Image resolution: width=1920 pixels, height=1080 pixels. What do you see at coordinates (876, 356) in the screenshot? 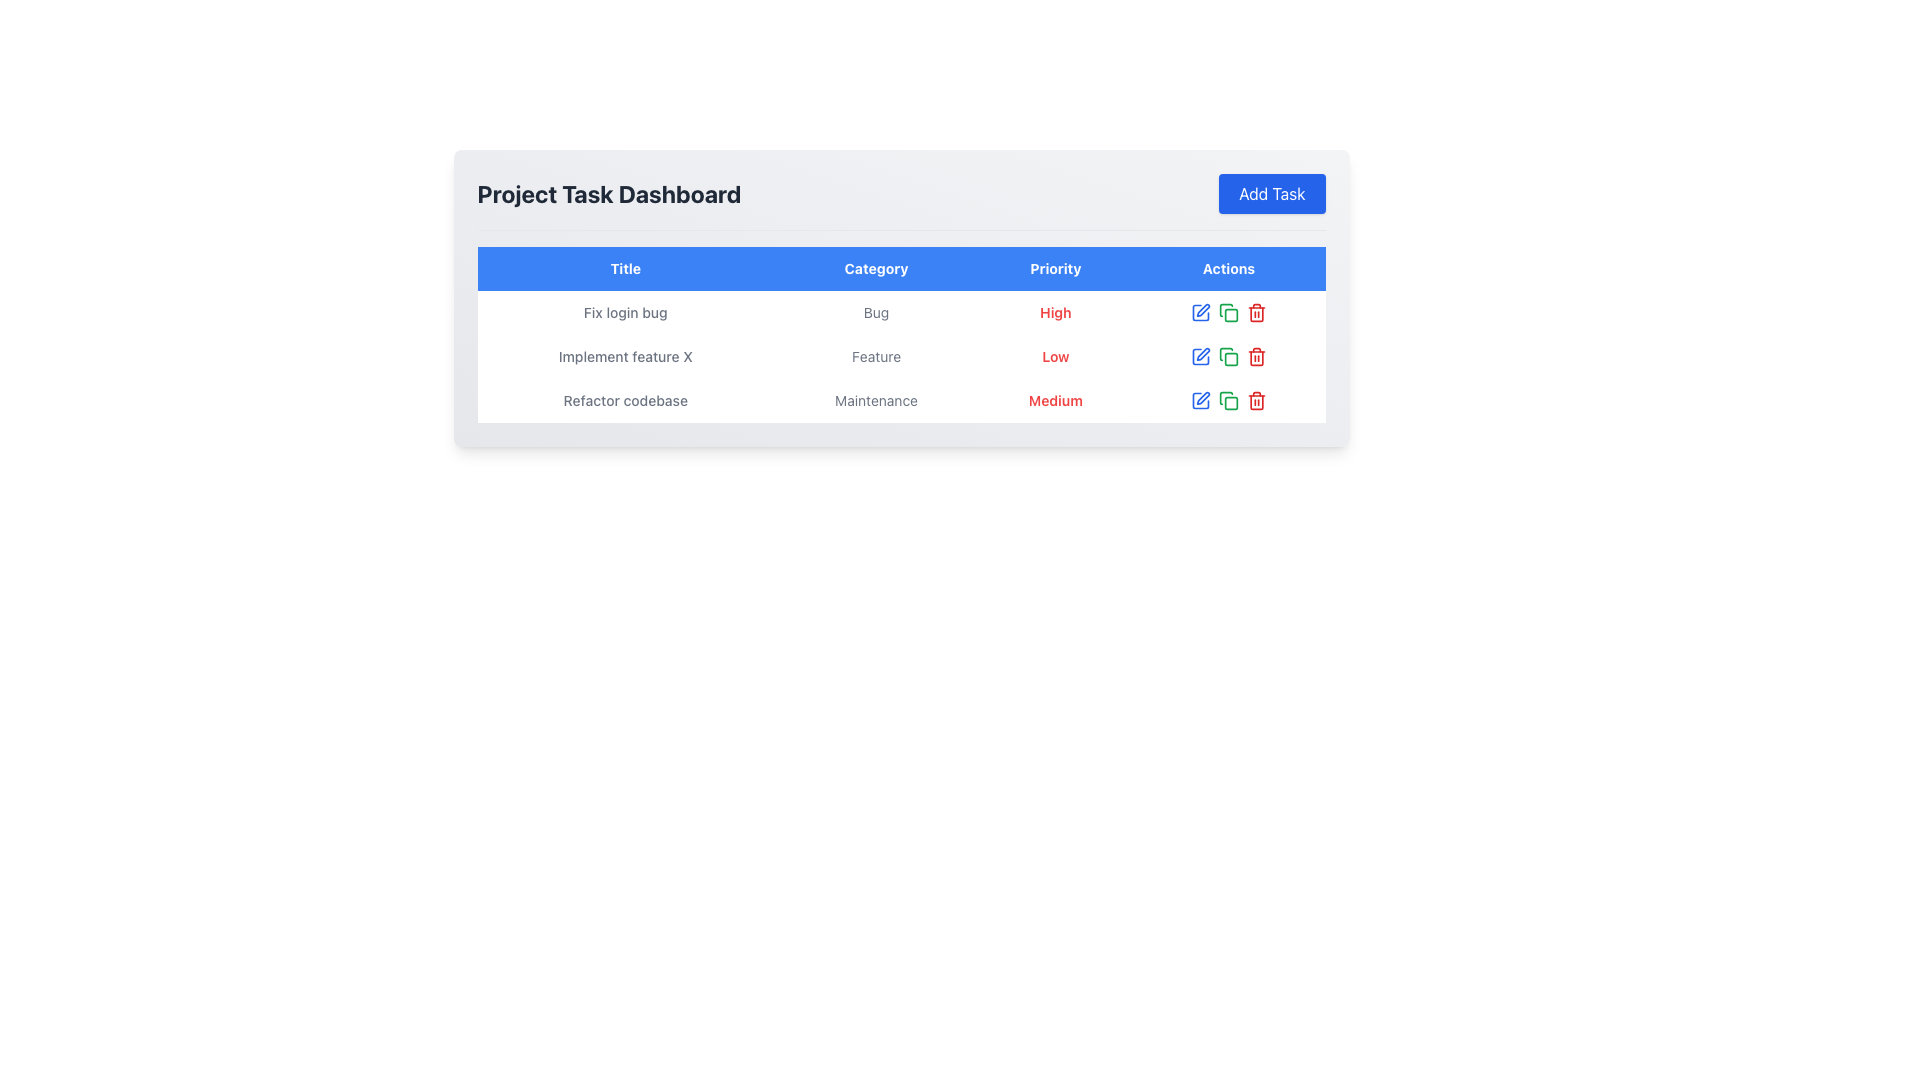
I see `the informational text label in the second row of the table under the 'Category' column, which is located to the right of the 'Implement feature X' label and to the left of the 'Low' label` at bounding box center [876, 356].